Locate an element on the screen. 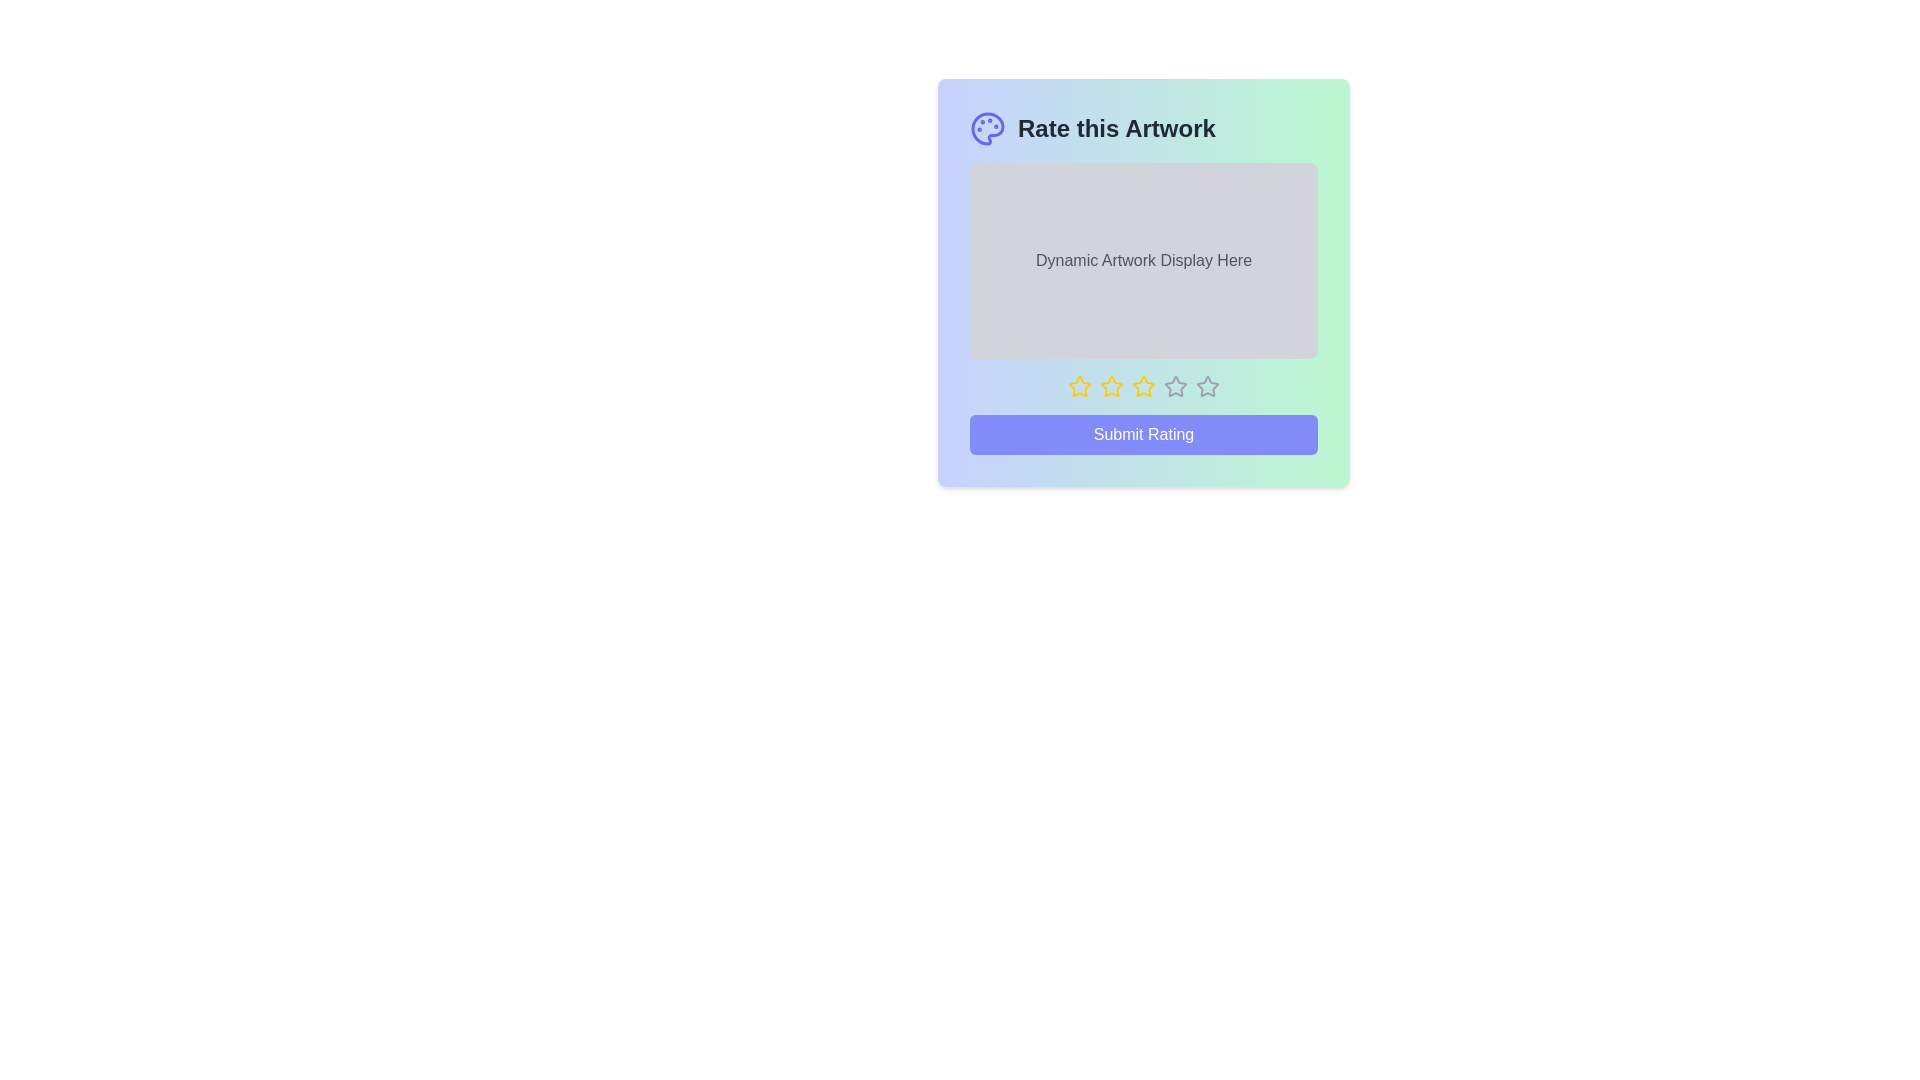  the star corresponding to the desired rating 3 is located at coordinates (1143, 386).